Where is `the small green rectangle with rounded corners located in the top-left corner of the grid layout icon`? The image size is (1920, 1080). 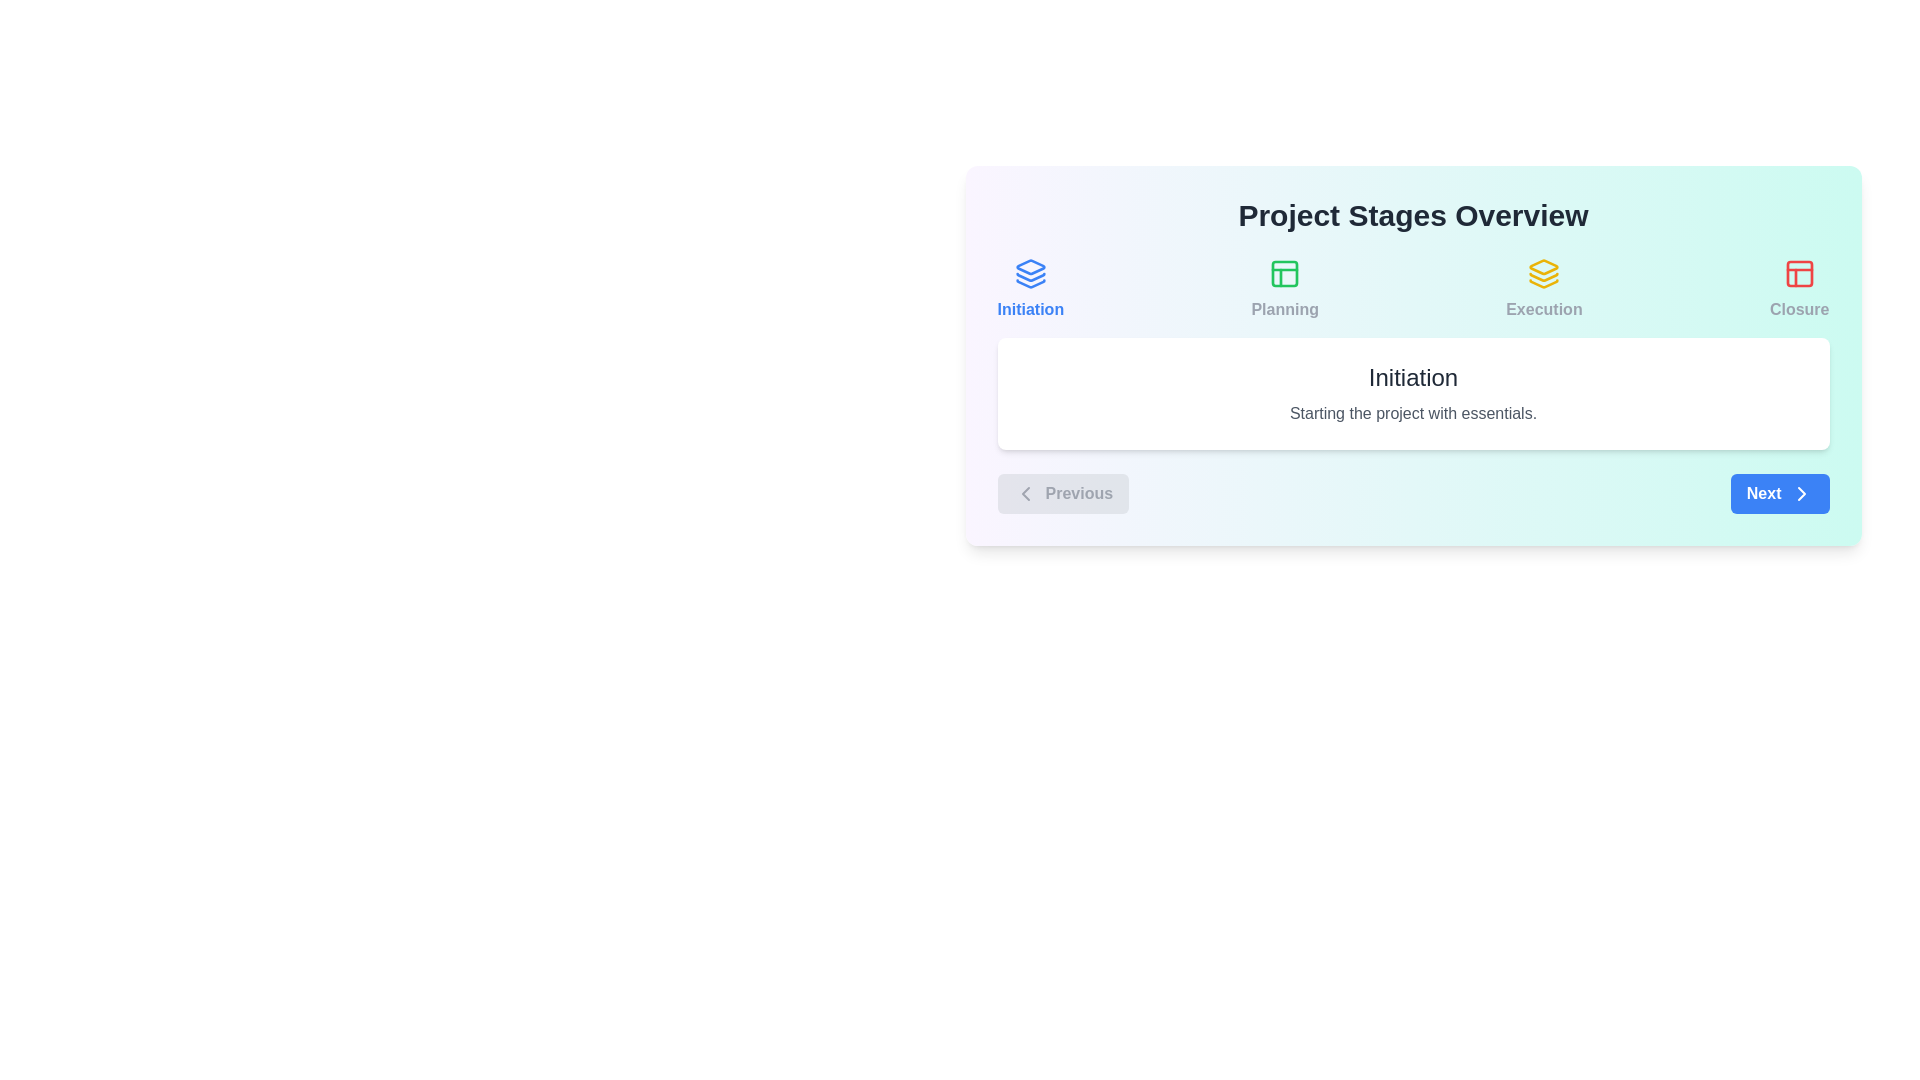
the small green rectangle with rounded corners located in the top-left corner of the grid layout icon is located at coordinates (1285, 273).